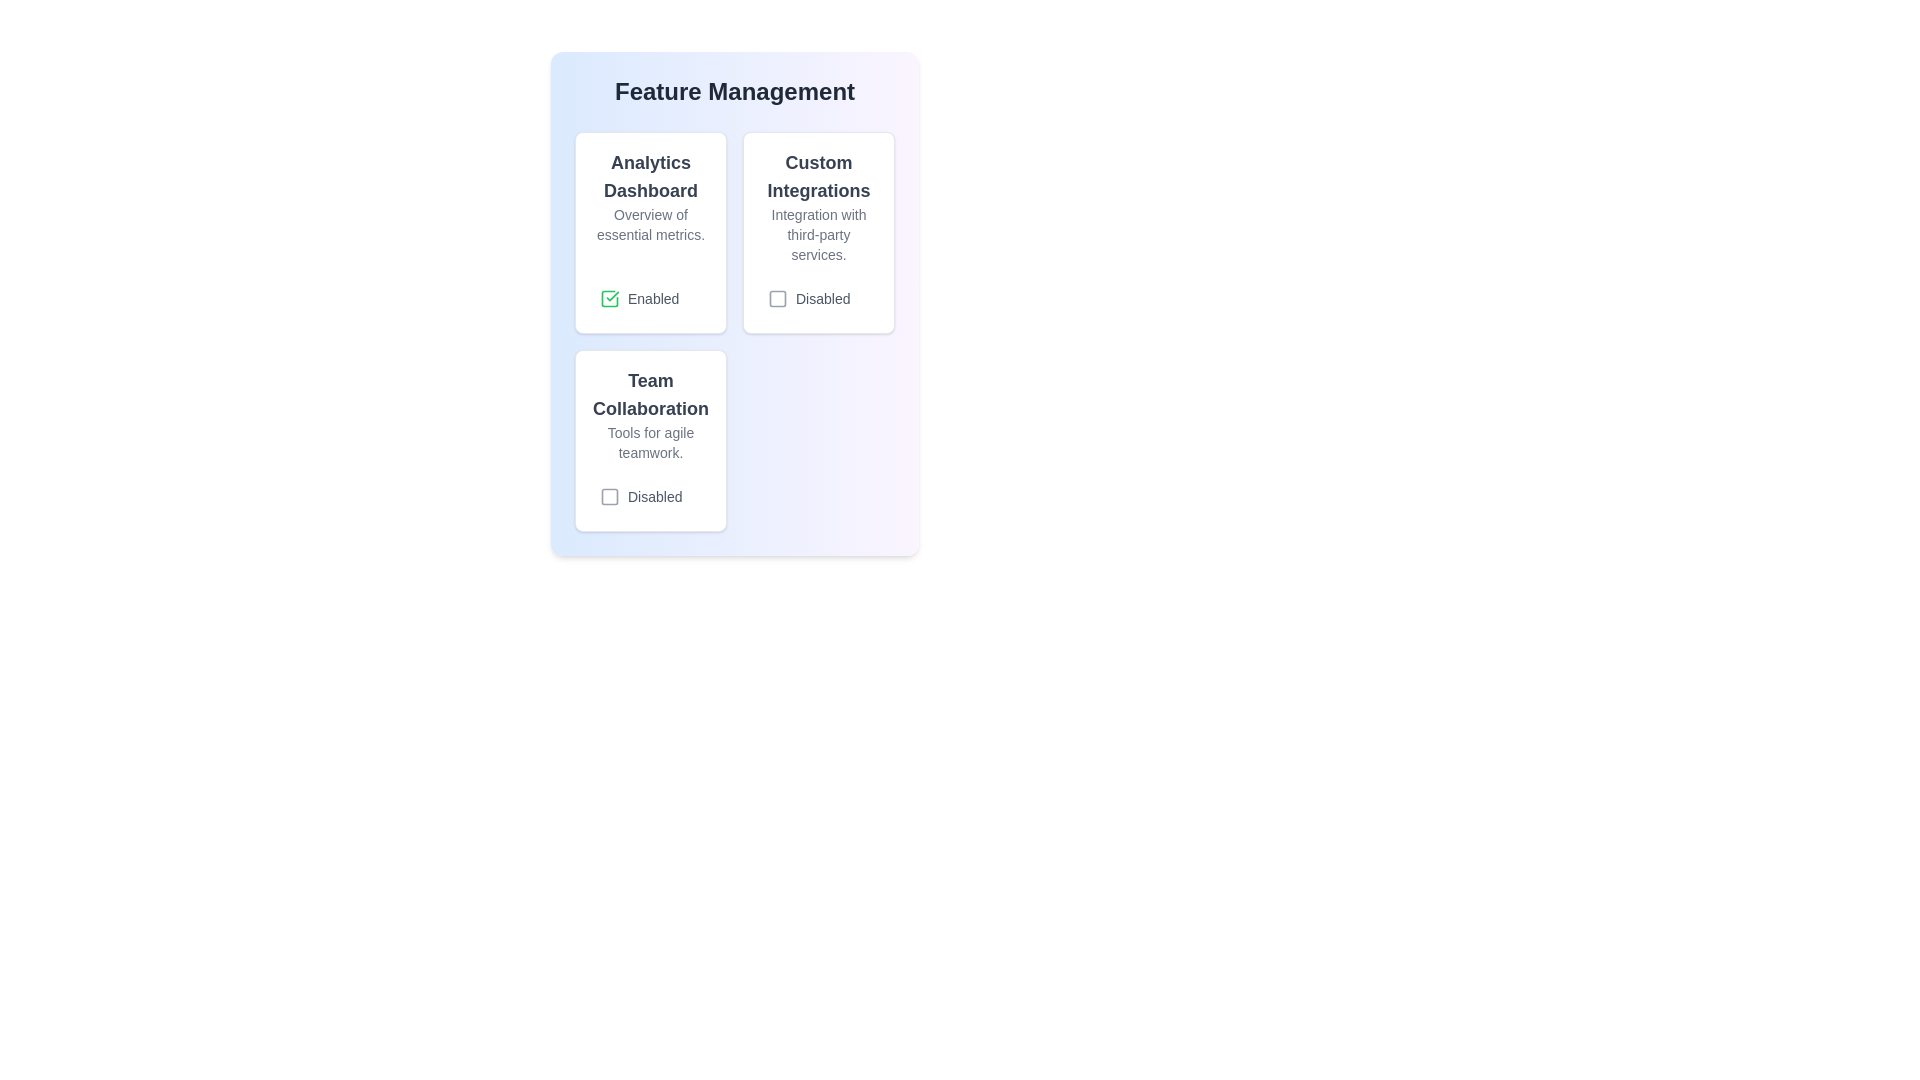 The image size is (1920, 1080). Describe the element at coordinates (653, 299) in the screenshot. I see `status conveyed by the text label indicating 'Enabled', which is located inside a white rectangular card in the top-left corner of the grid layout, next to a green checkmark icon` at that location.